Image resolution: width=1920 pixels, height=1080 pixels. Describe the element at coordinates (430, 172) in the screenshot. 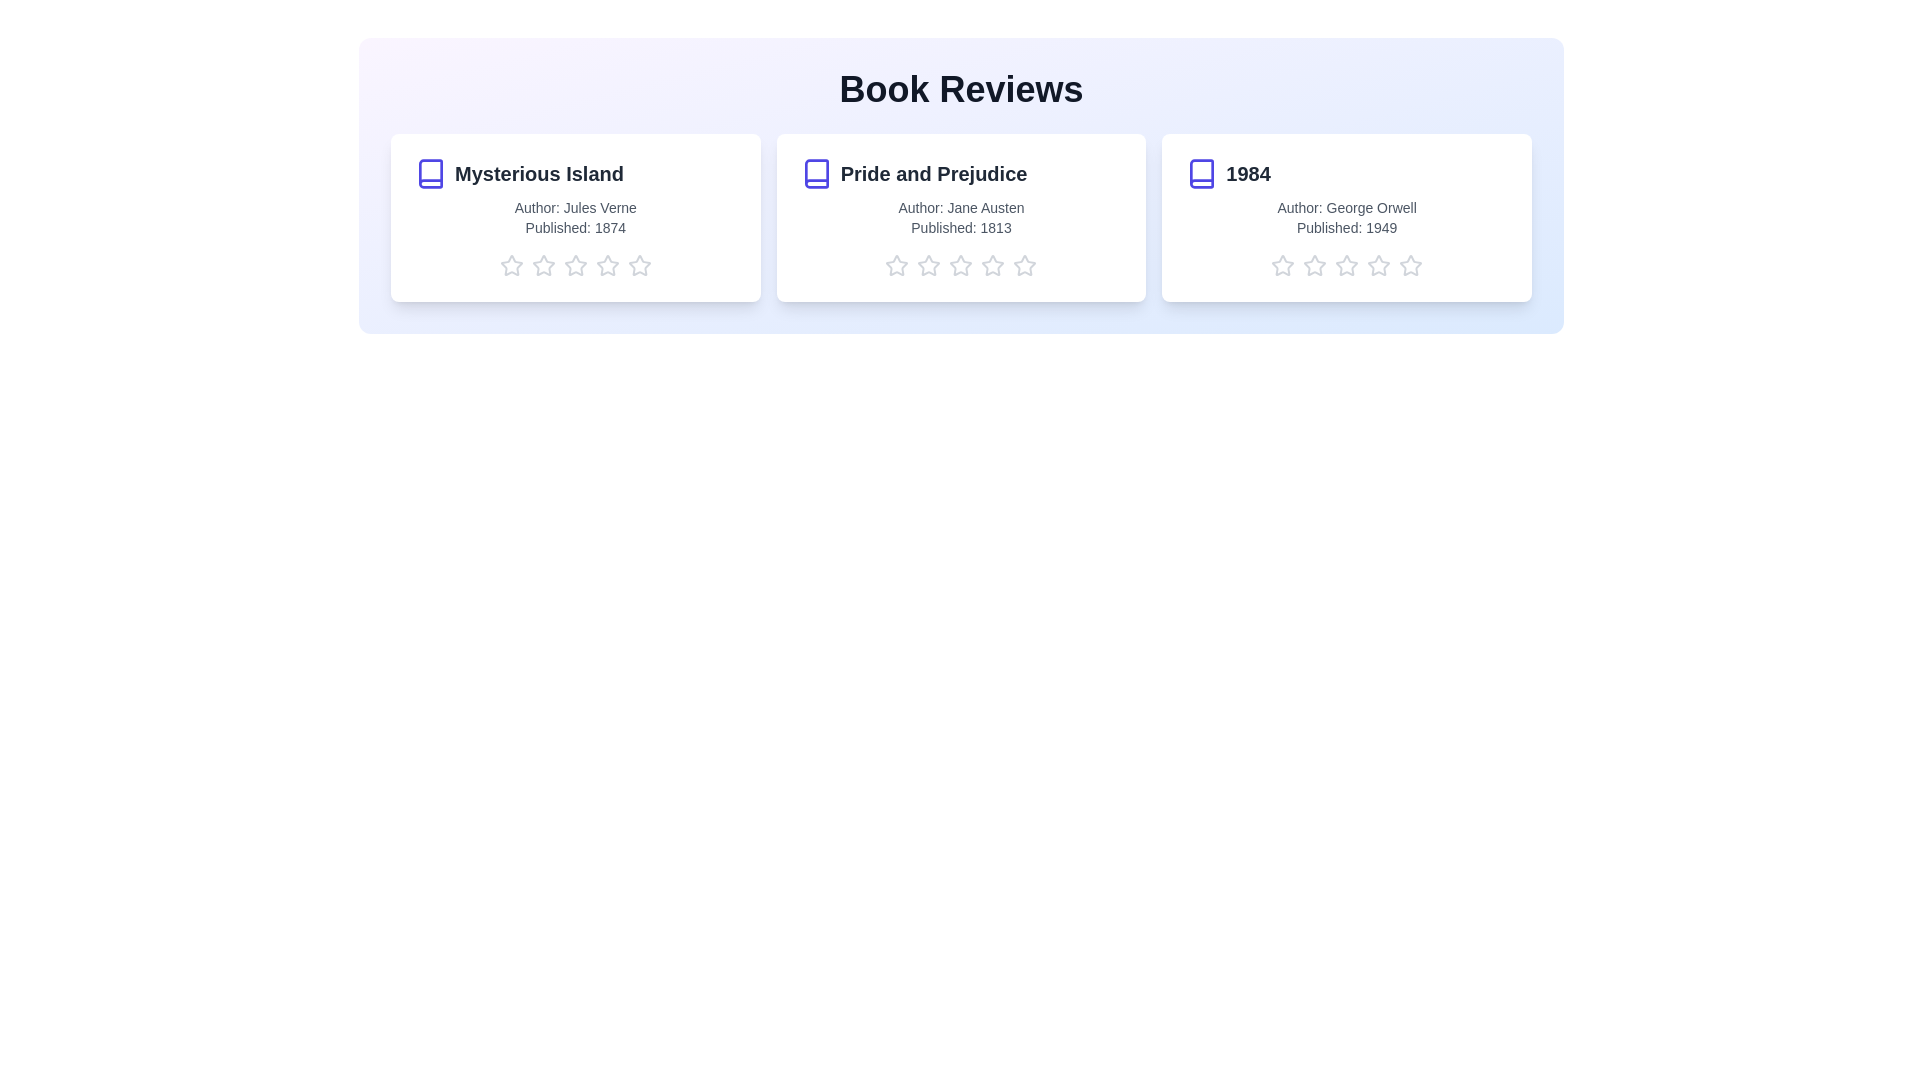

I see `the book icon of the book titled Mysterious Island` at that location.